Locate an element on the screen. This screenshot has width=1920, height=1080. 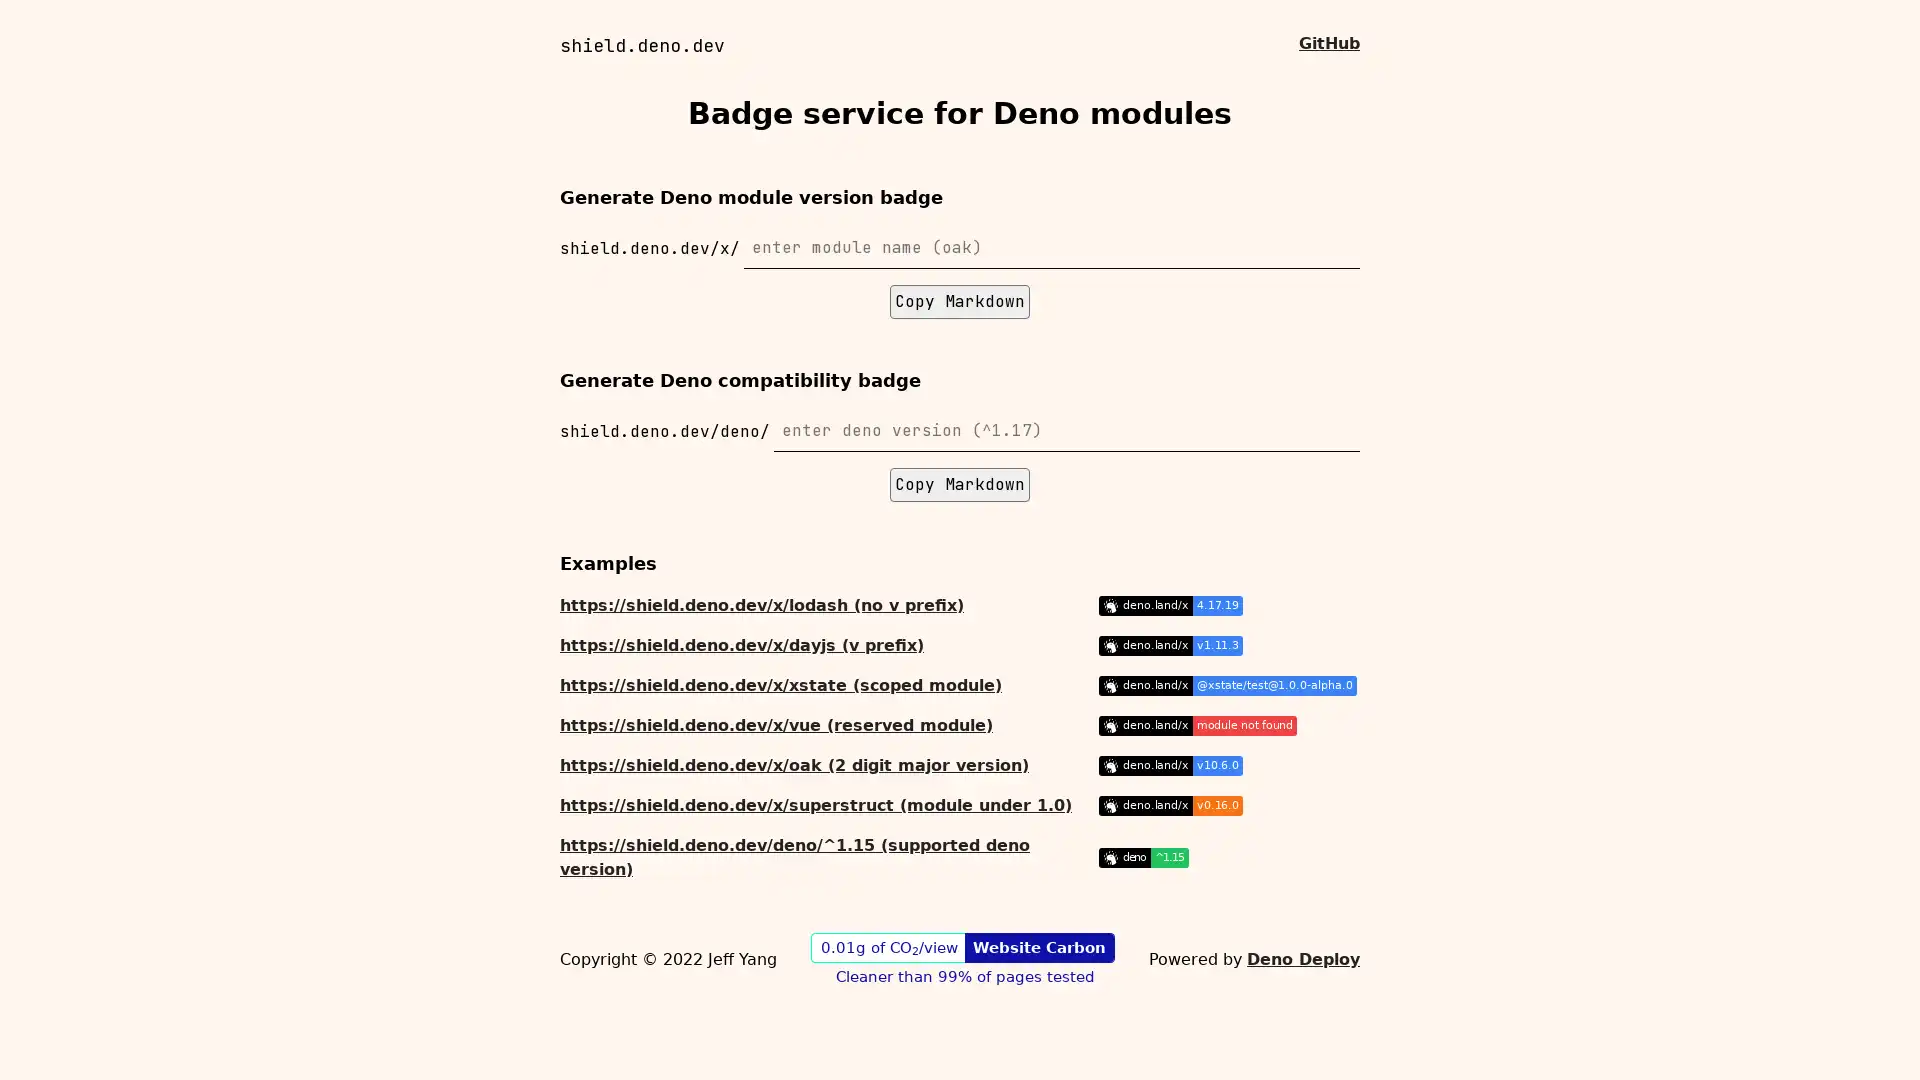
Copy Markdown is located at coordinates (960, 301).